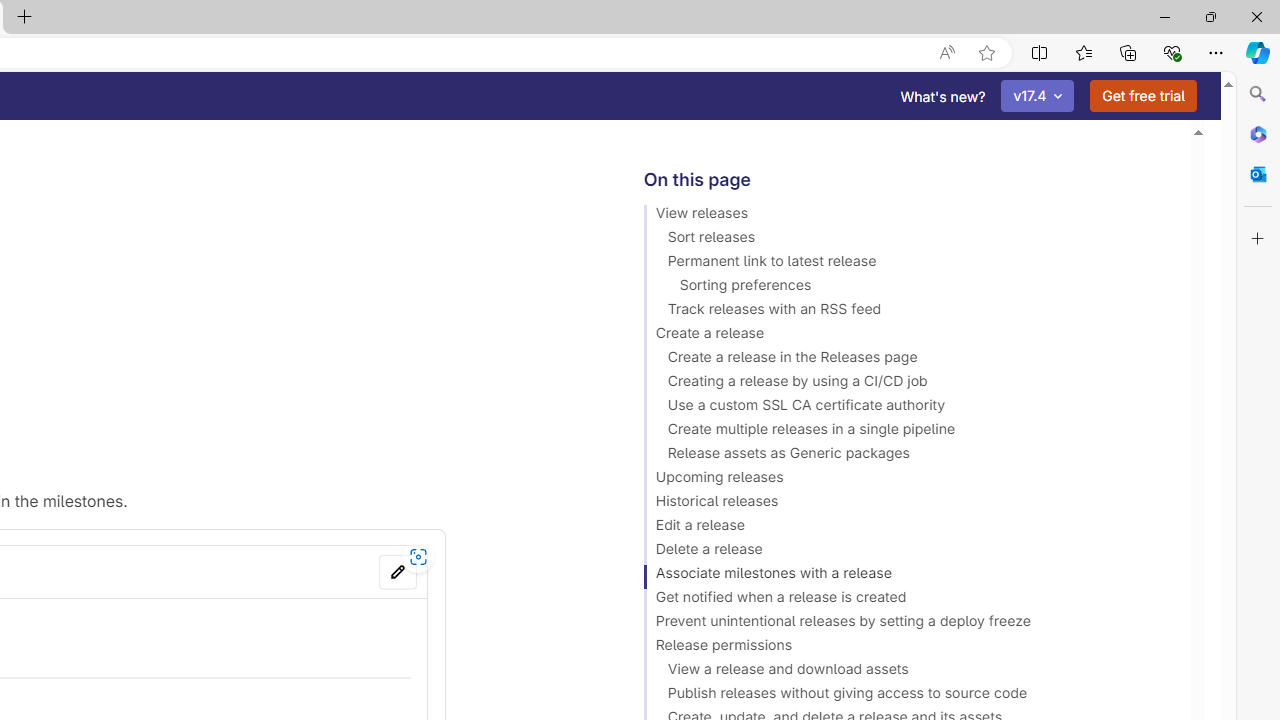  Describe the element at coordinates (907, 672) in the screenshot. I see `'View a release and download assets'` at that location.